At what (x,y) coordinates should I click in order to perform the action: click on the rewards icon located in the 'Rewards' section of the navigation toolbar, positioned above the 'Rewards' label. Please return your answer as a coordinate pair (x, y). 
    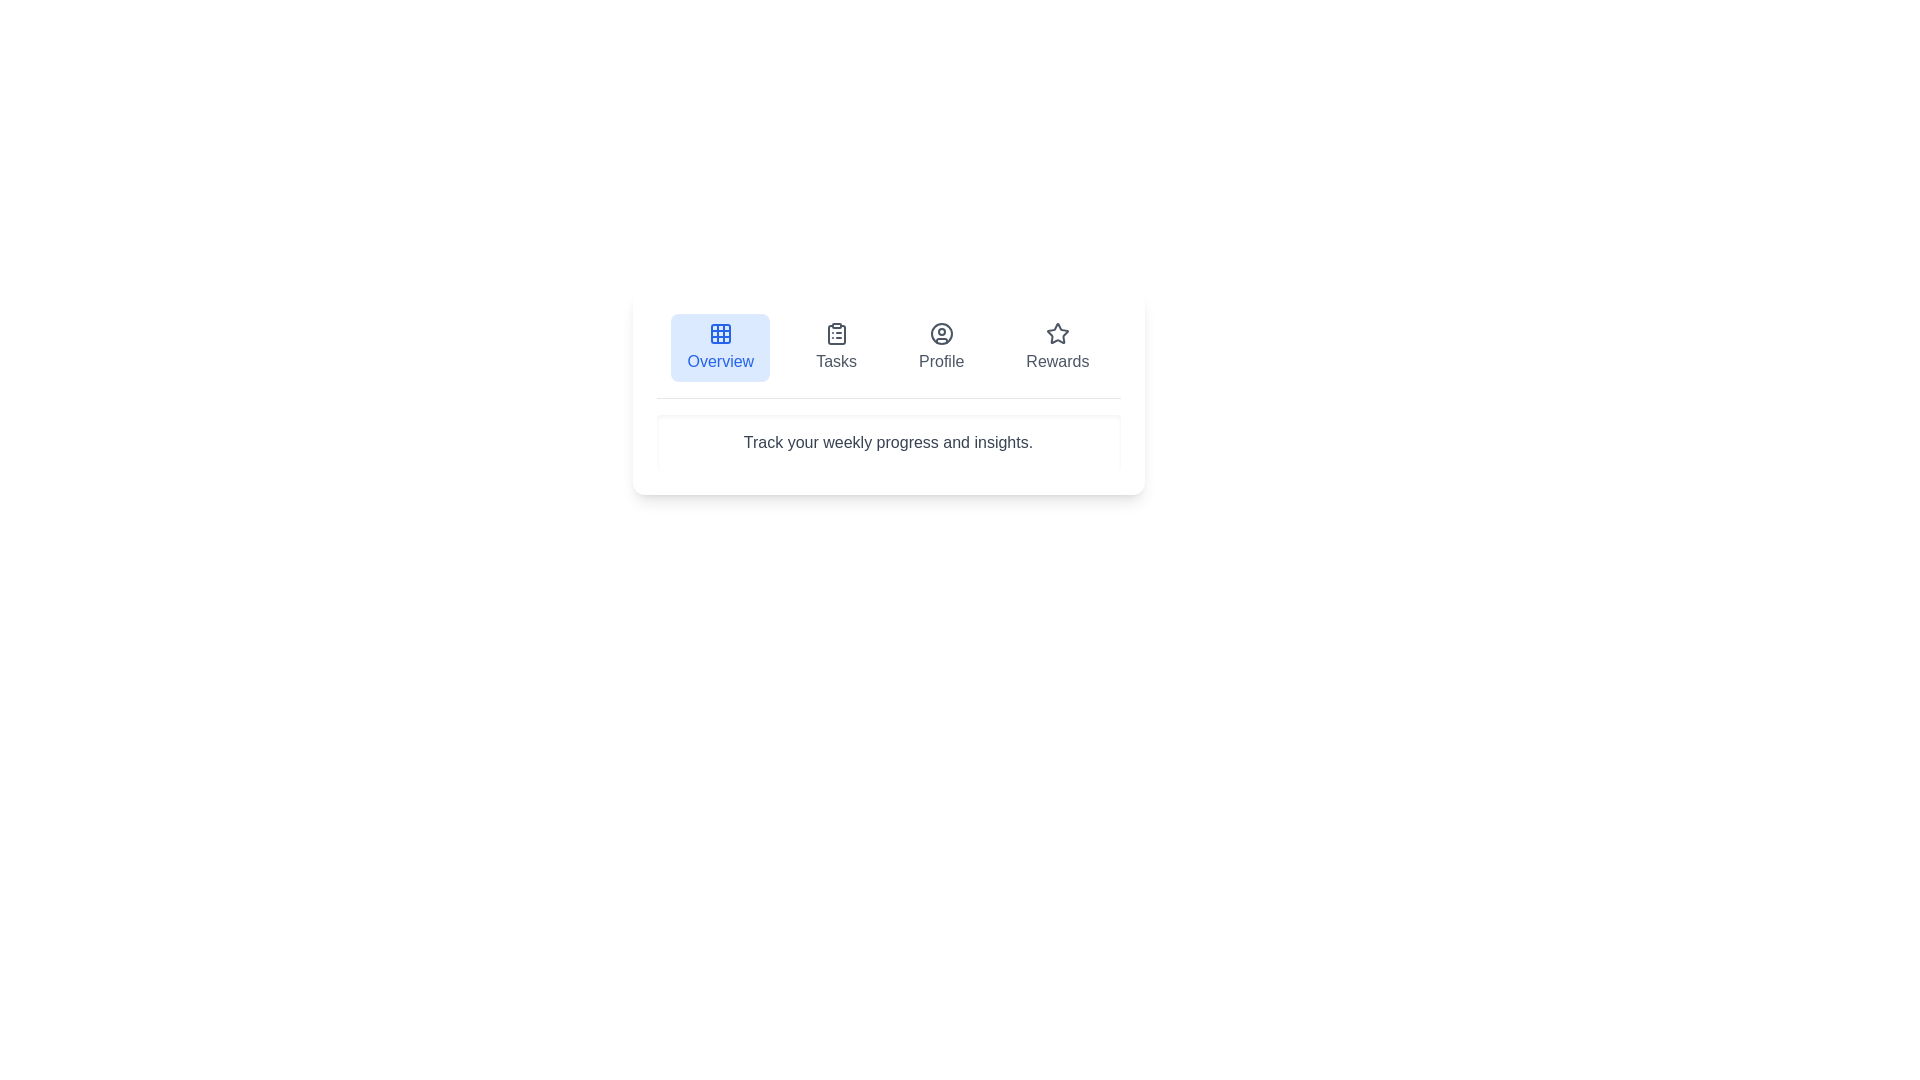
    Looking at the image, I should click on (1056, 333).